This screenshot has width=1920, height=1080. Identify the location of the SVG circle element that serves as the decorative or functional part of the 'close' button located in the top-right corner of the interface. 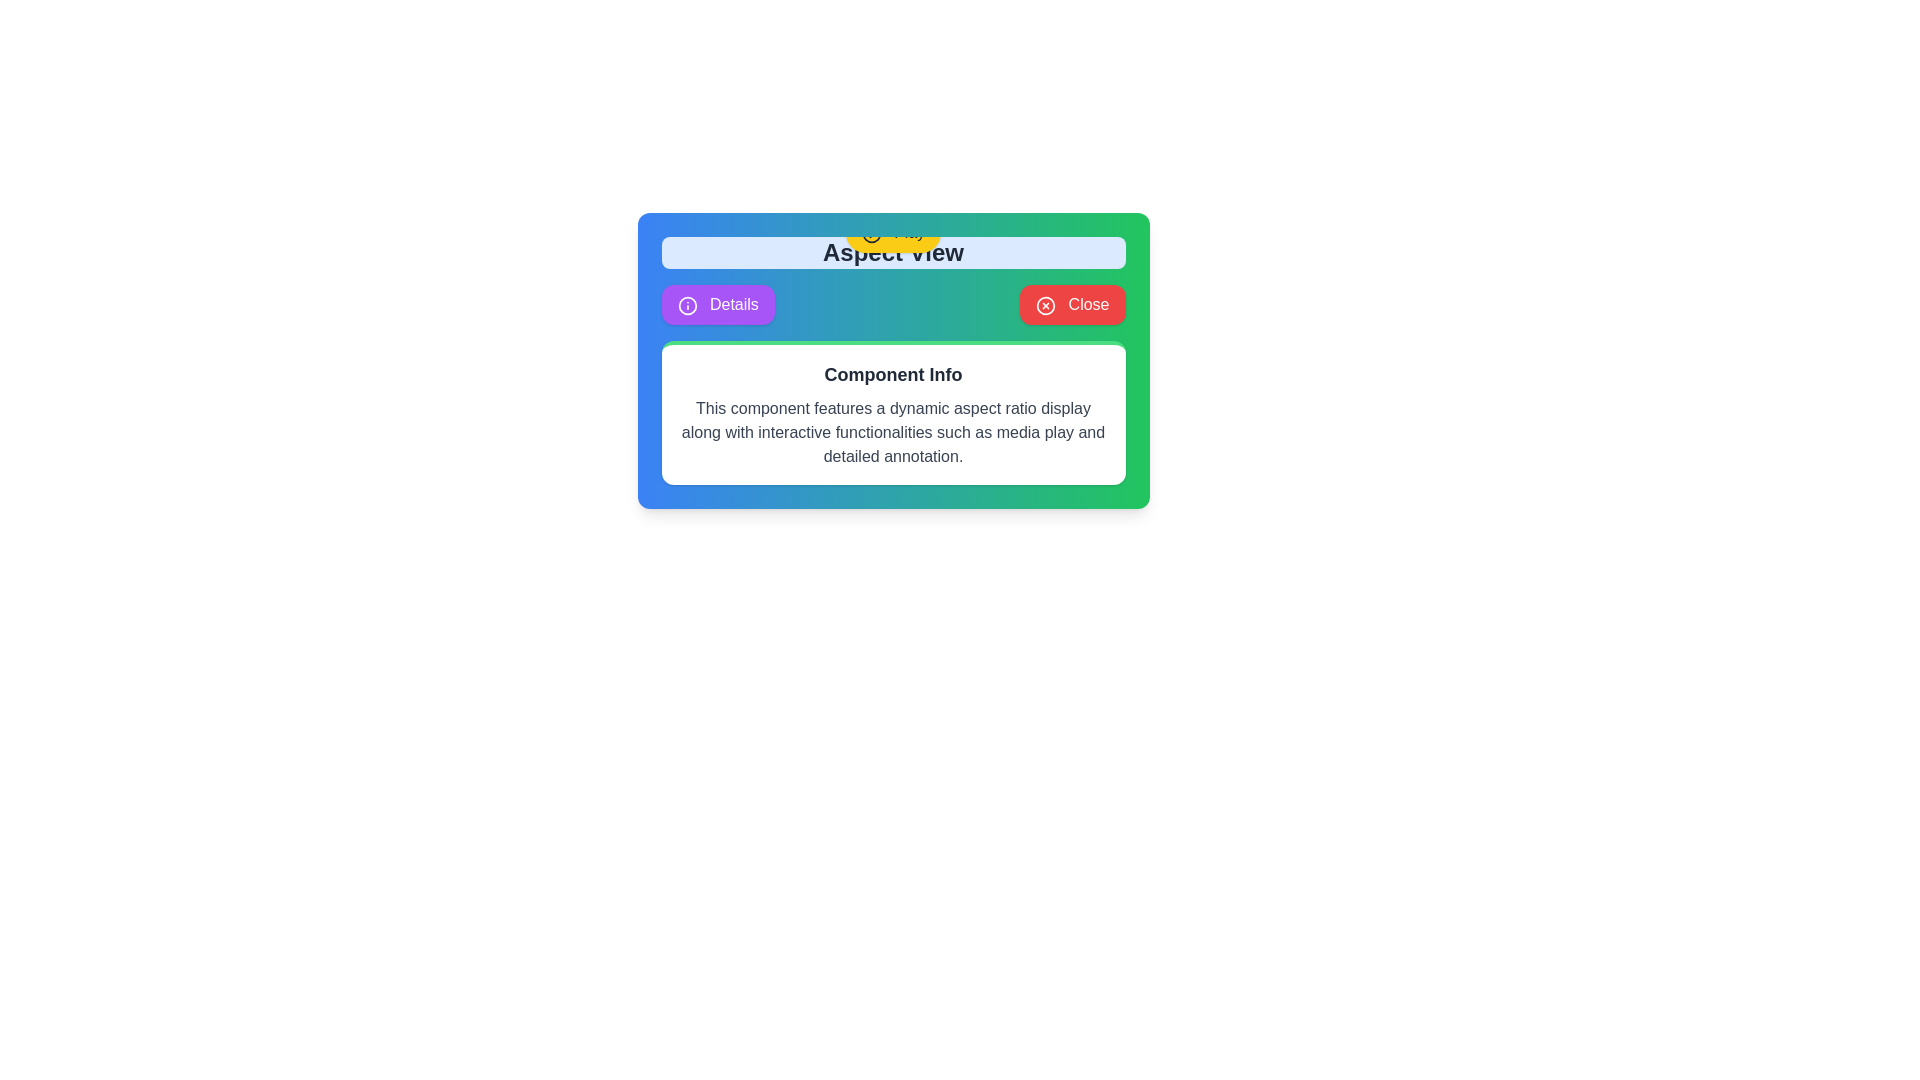
(1045, 305).